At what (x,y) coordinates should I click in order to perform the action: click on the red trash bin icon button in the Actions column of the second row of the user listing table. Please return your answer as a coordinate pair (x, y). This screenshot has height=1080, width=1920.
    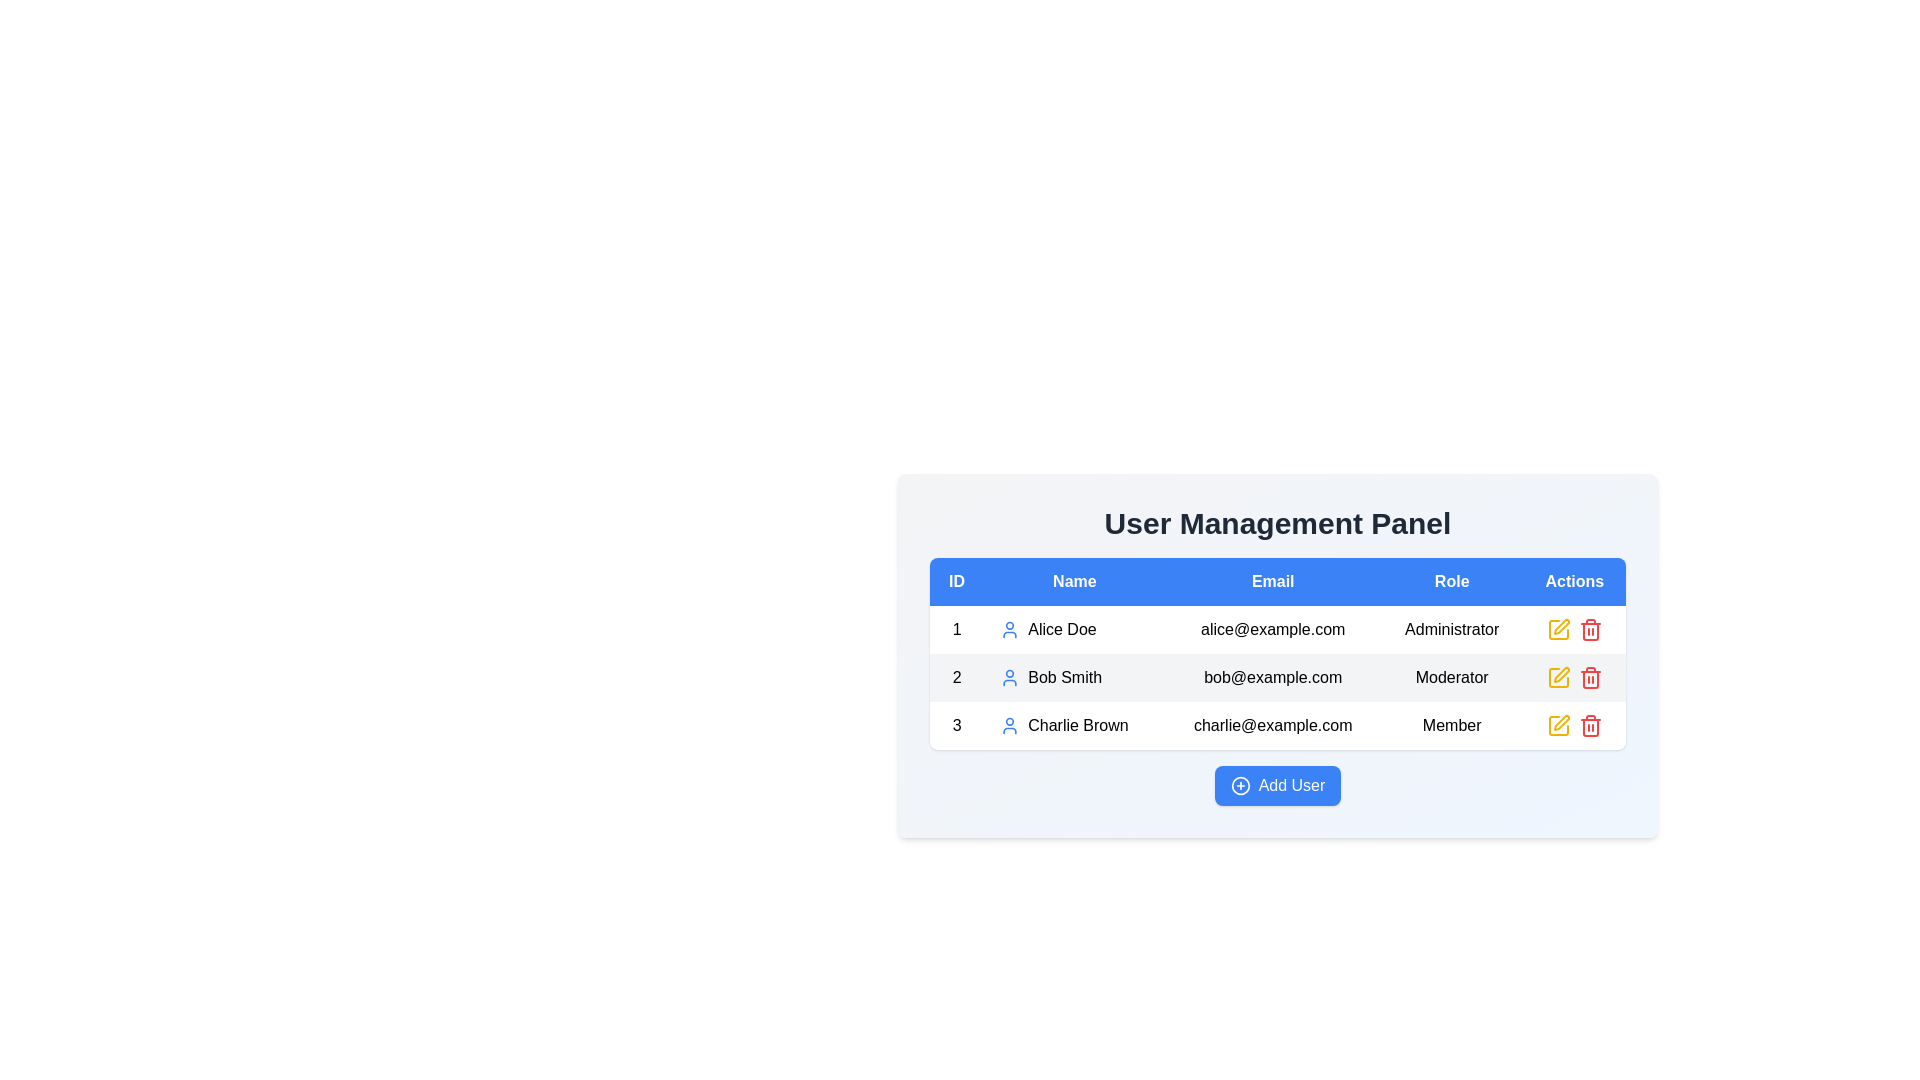
    Looking at the image, I should click on (1589, 677).